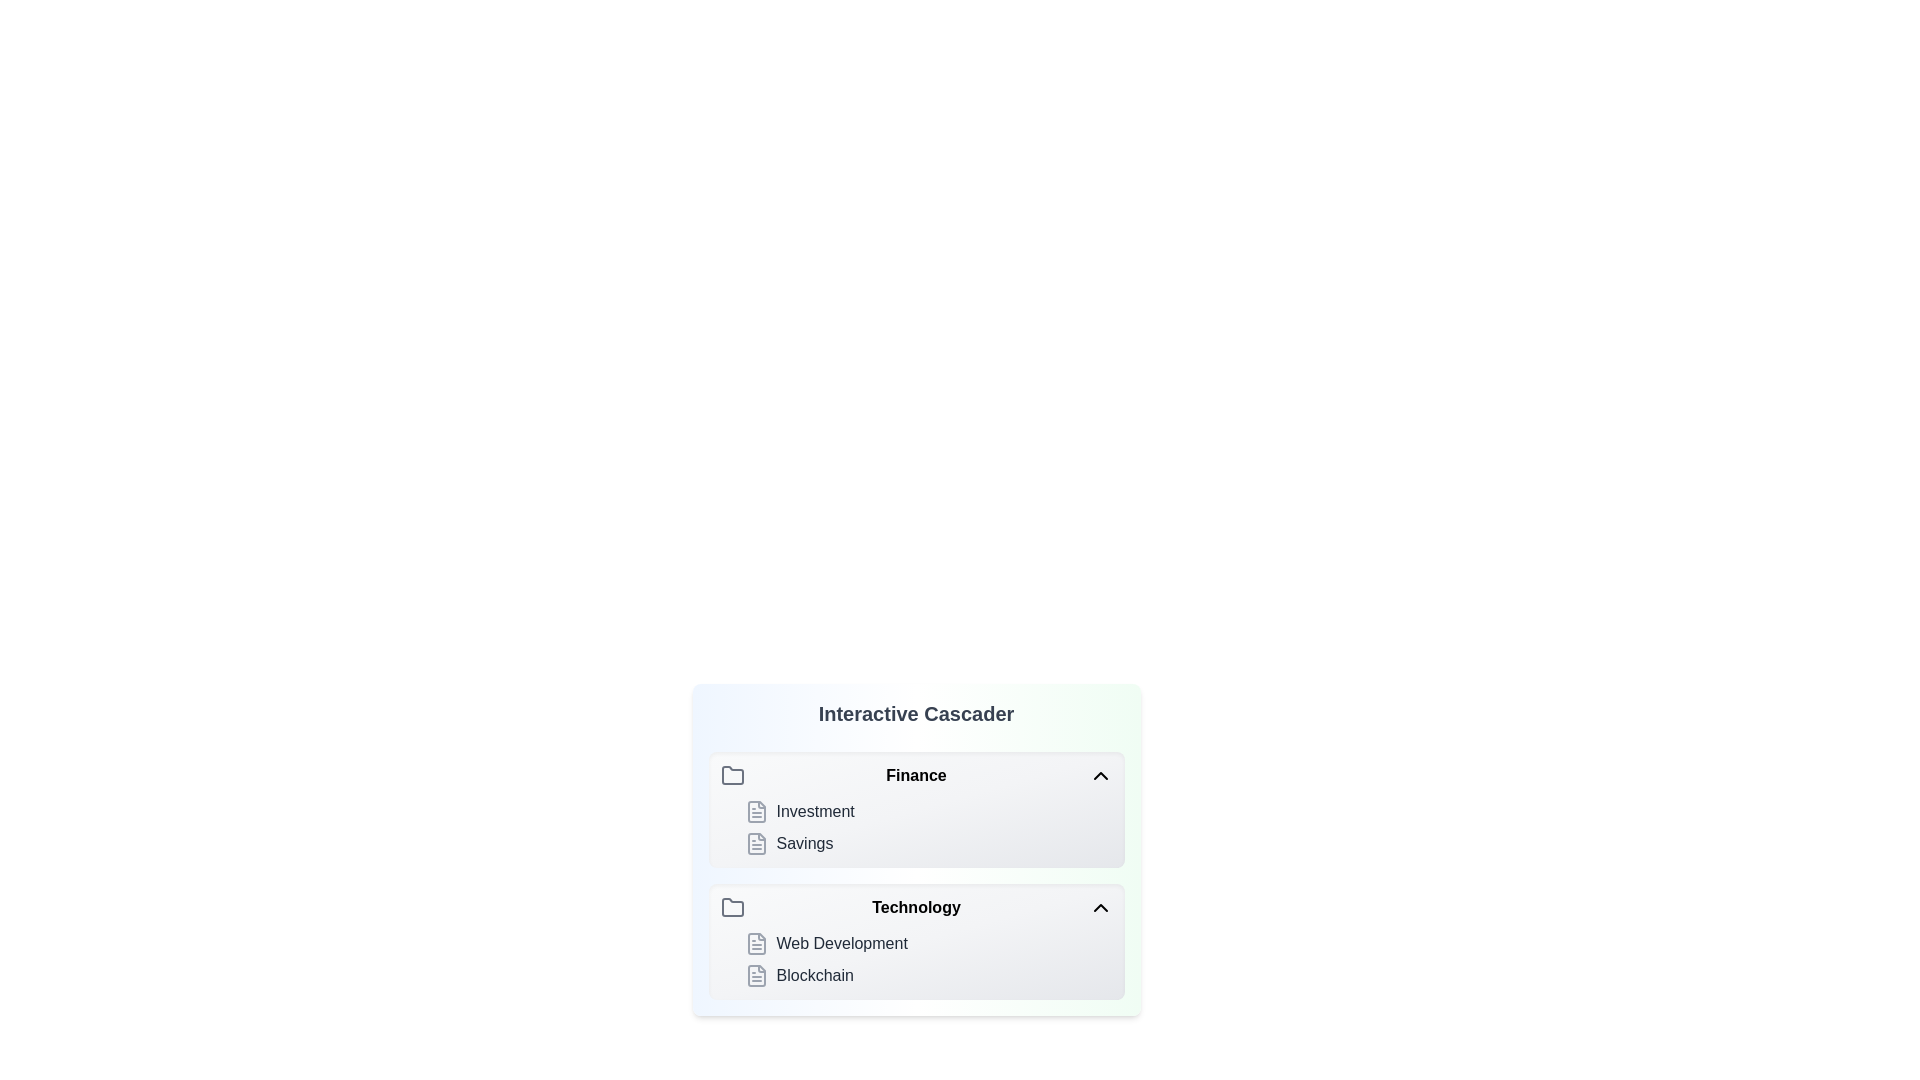 The height and width of the screenshot is (1080, 1920). What do you see at coordinates (915, 959) in the screenshot?
I see `the 'Web Development' entry in the list of items with icons under the 'Technology' section` at bounding box center [915, 959].